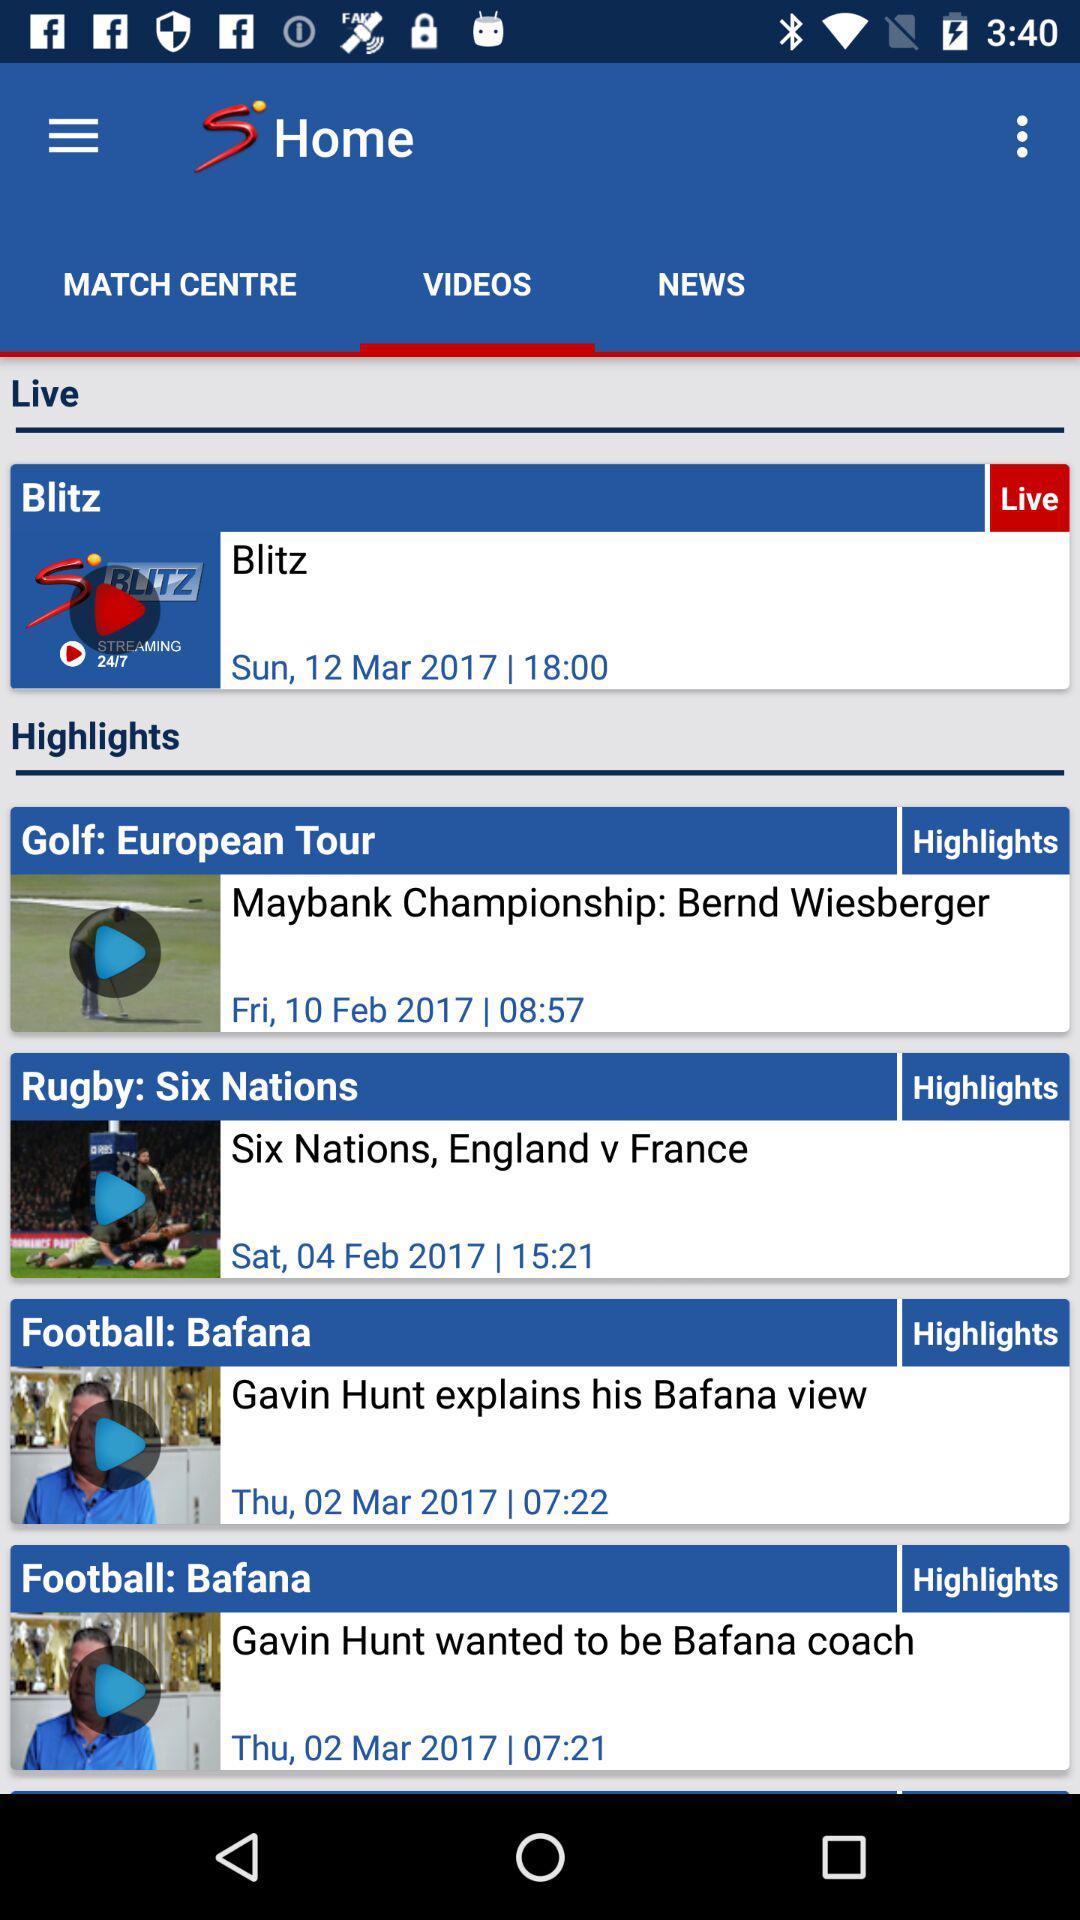 The width and height of the screenshot is (1080, 1920). What do you see at coordinates (115, 1690) in the screenshot?
I see `the first video bottom` at bounding box center [115, 1690].